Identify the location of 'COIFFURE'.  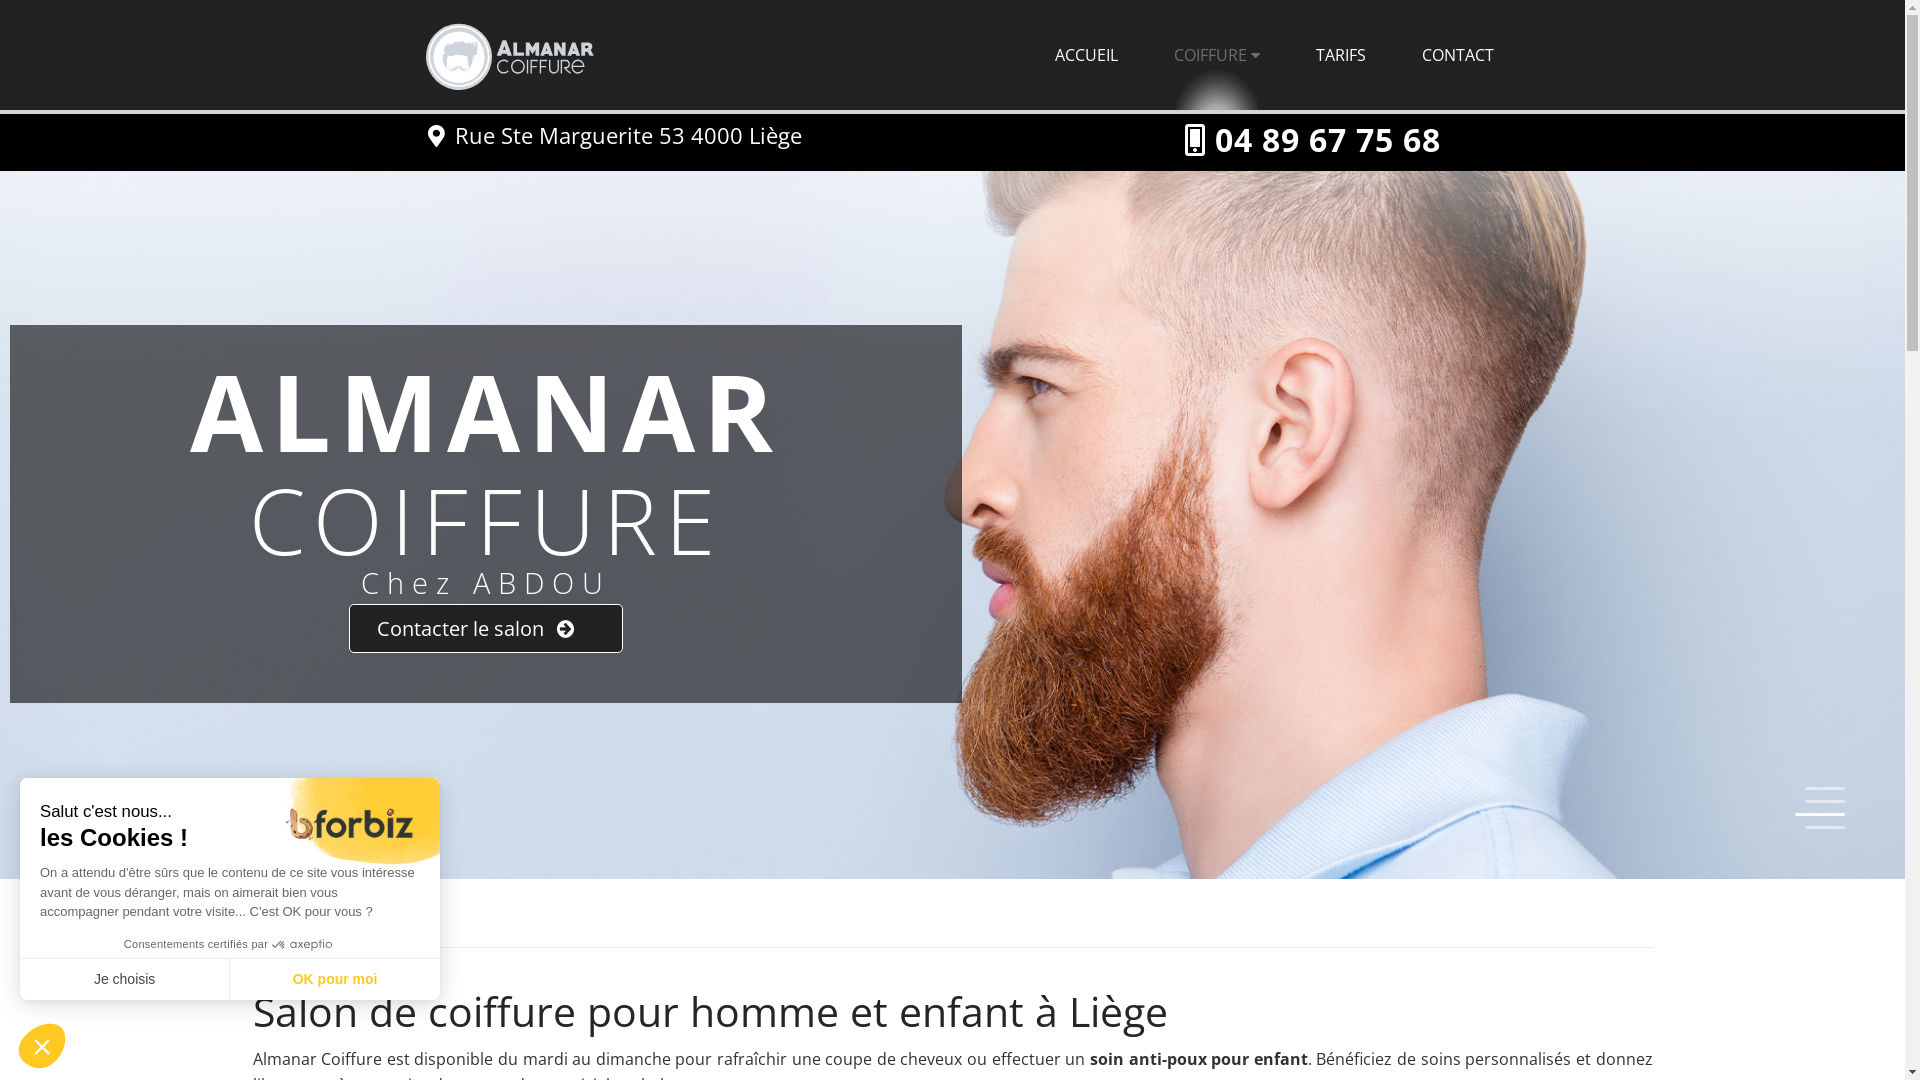
(1216, 53).